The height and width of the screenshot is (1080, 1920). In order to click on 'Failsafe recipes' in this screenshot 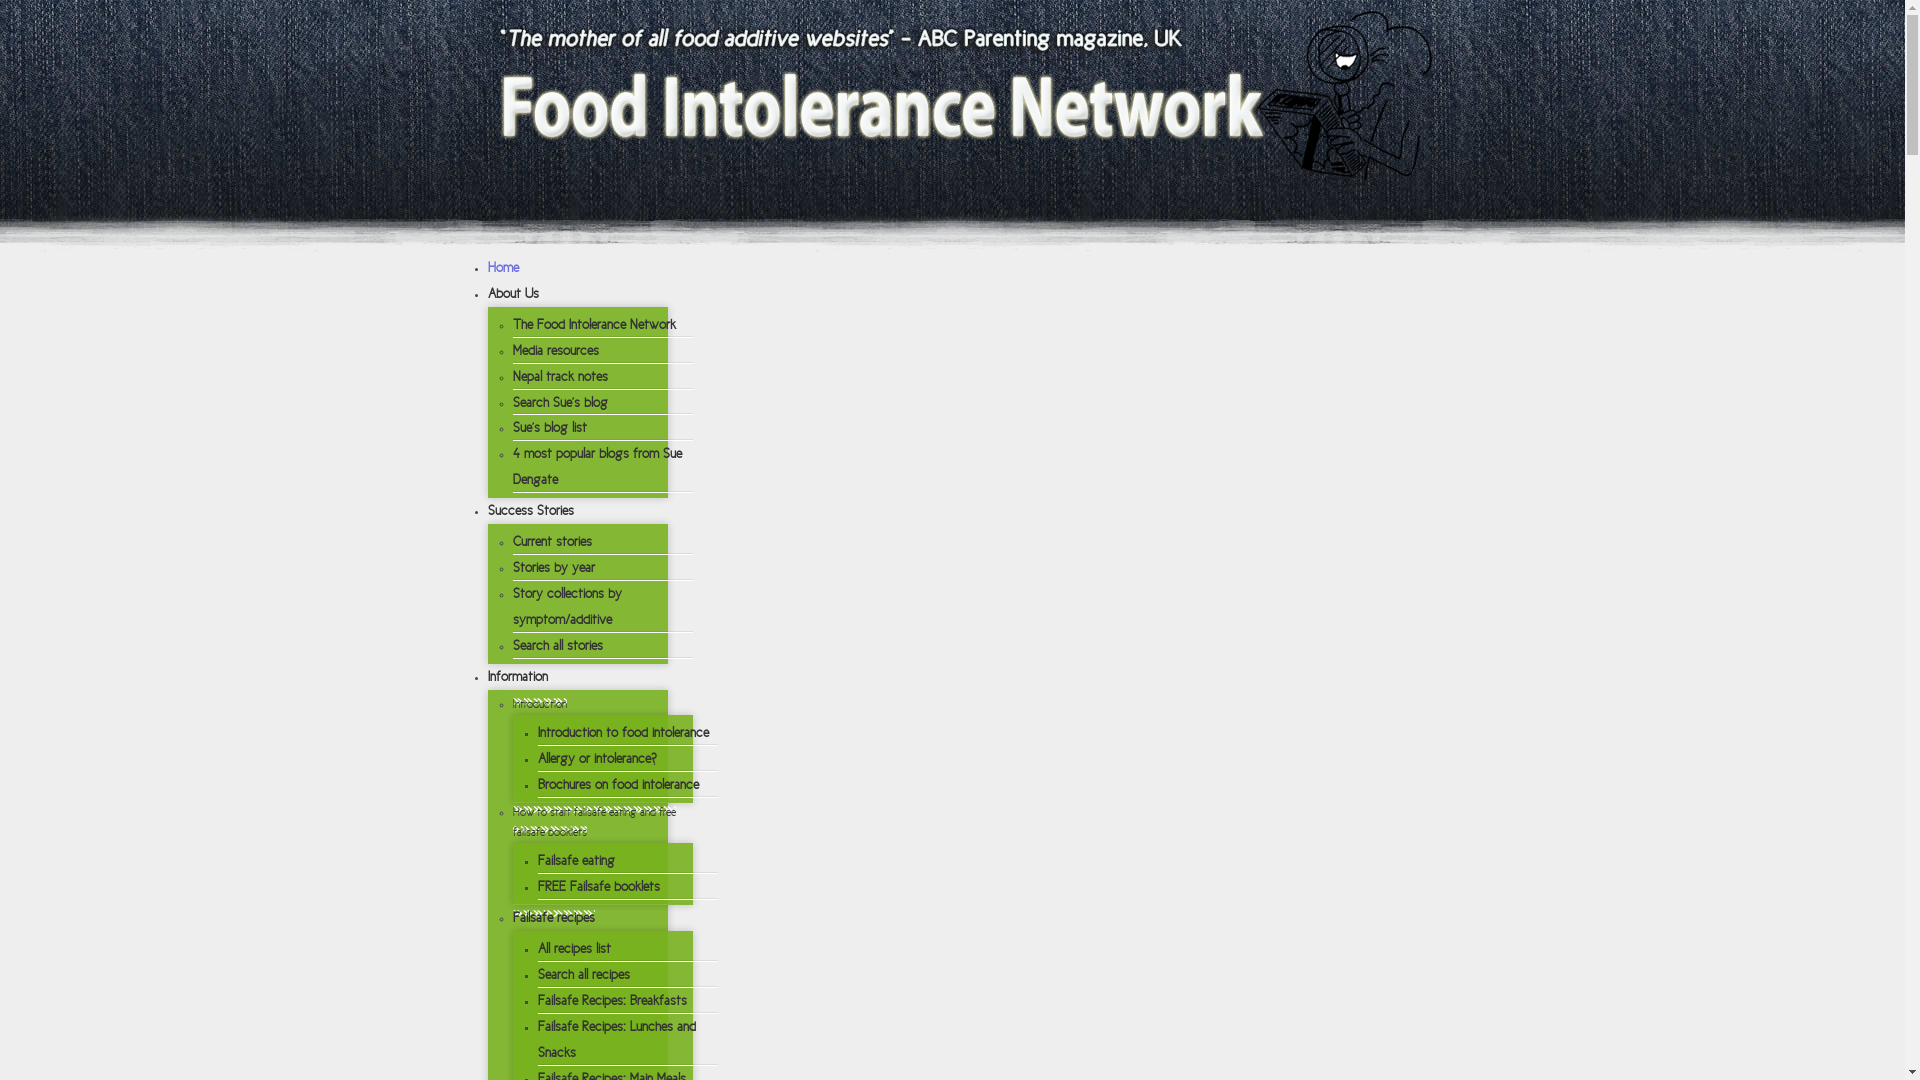, I will do `click(552, 917)`.